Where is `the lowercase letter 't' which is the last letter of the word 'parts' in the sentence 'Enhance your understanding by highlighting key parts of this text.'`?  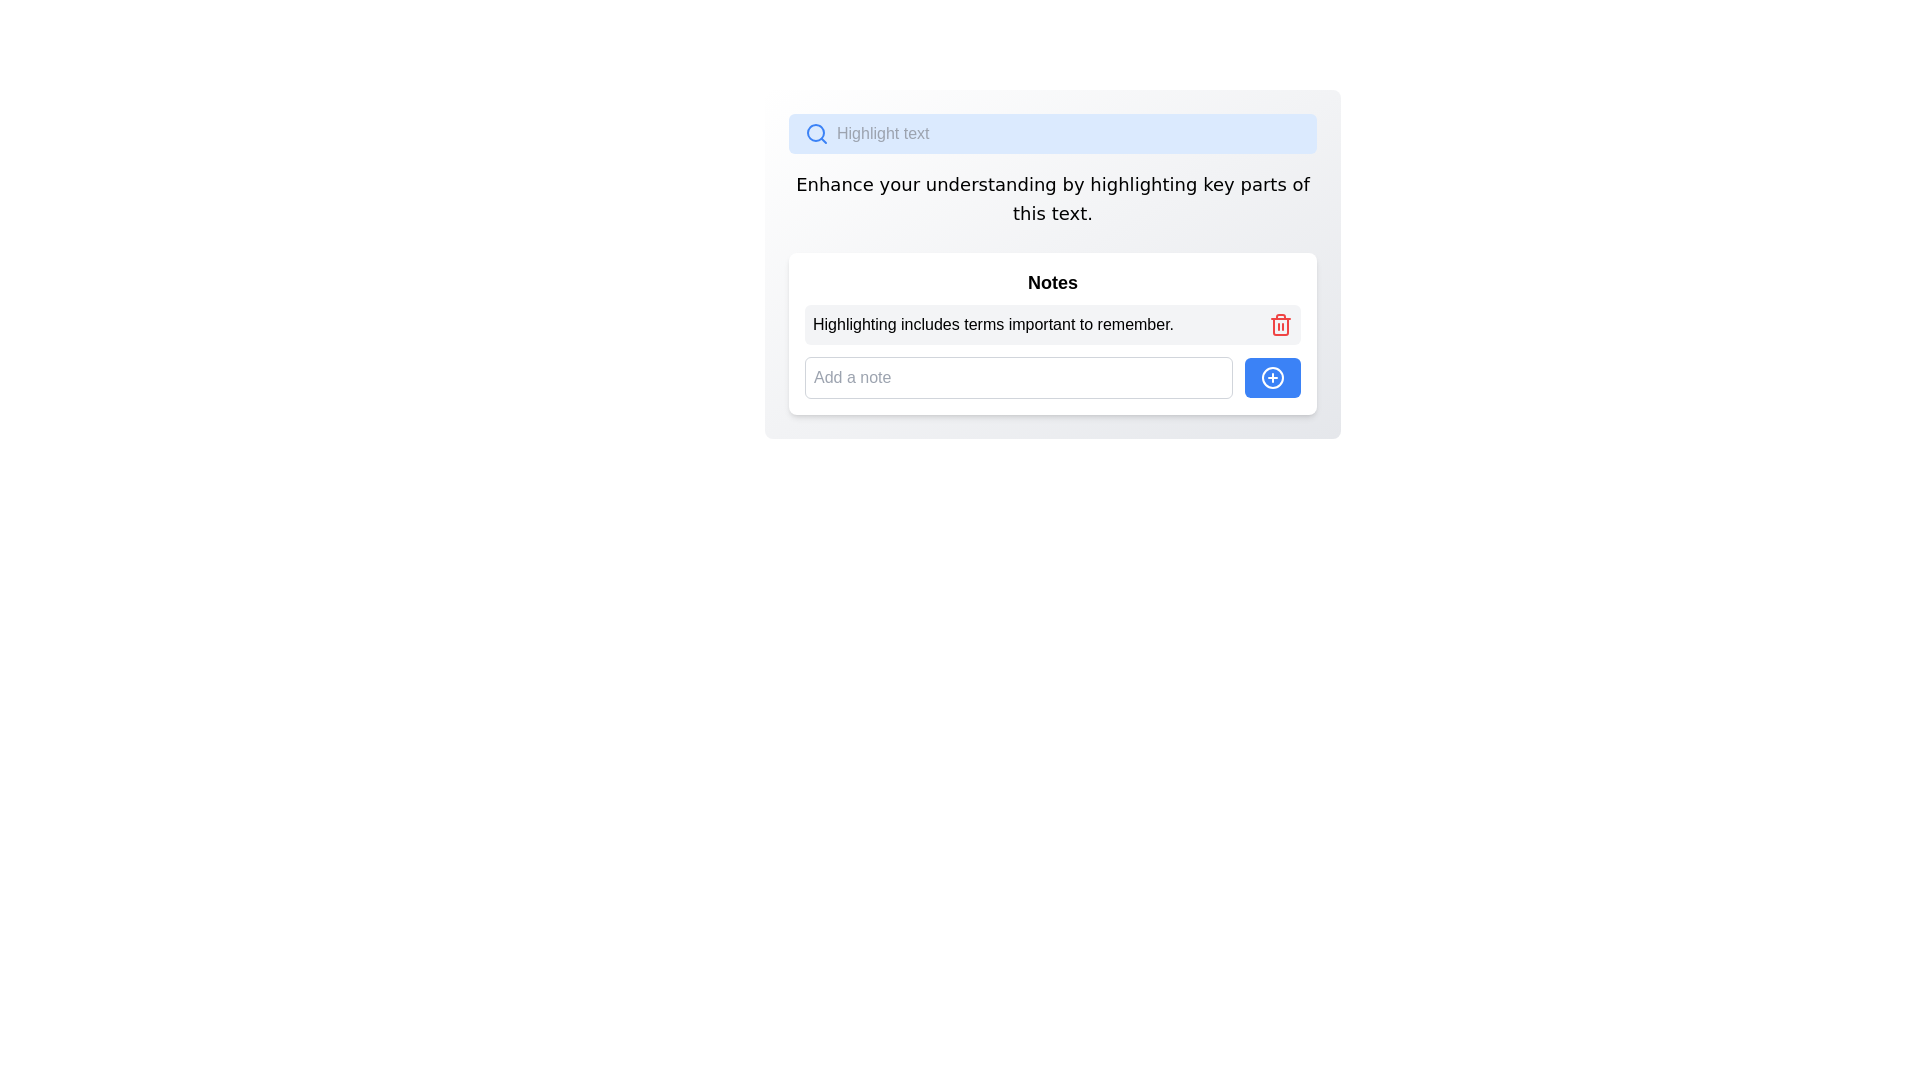
the lowercase letter 't' which is the last letter of the word 'parts' in the sentence 'Enhance your understanding by highlighting key parts of this text.' is located at coordinates (1272, 184).